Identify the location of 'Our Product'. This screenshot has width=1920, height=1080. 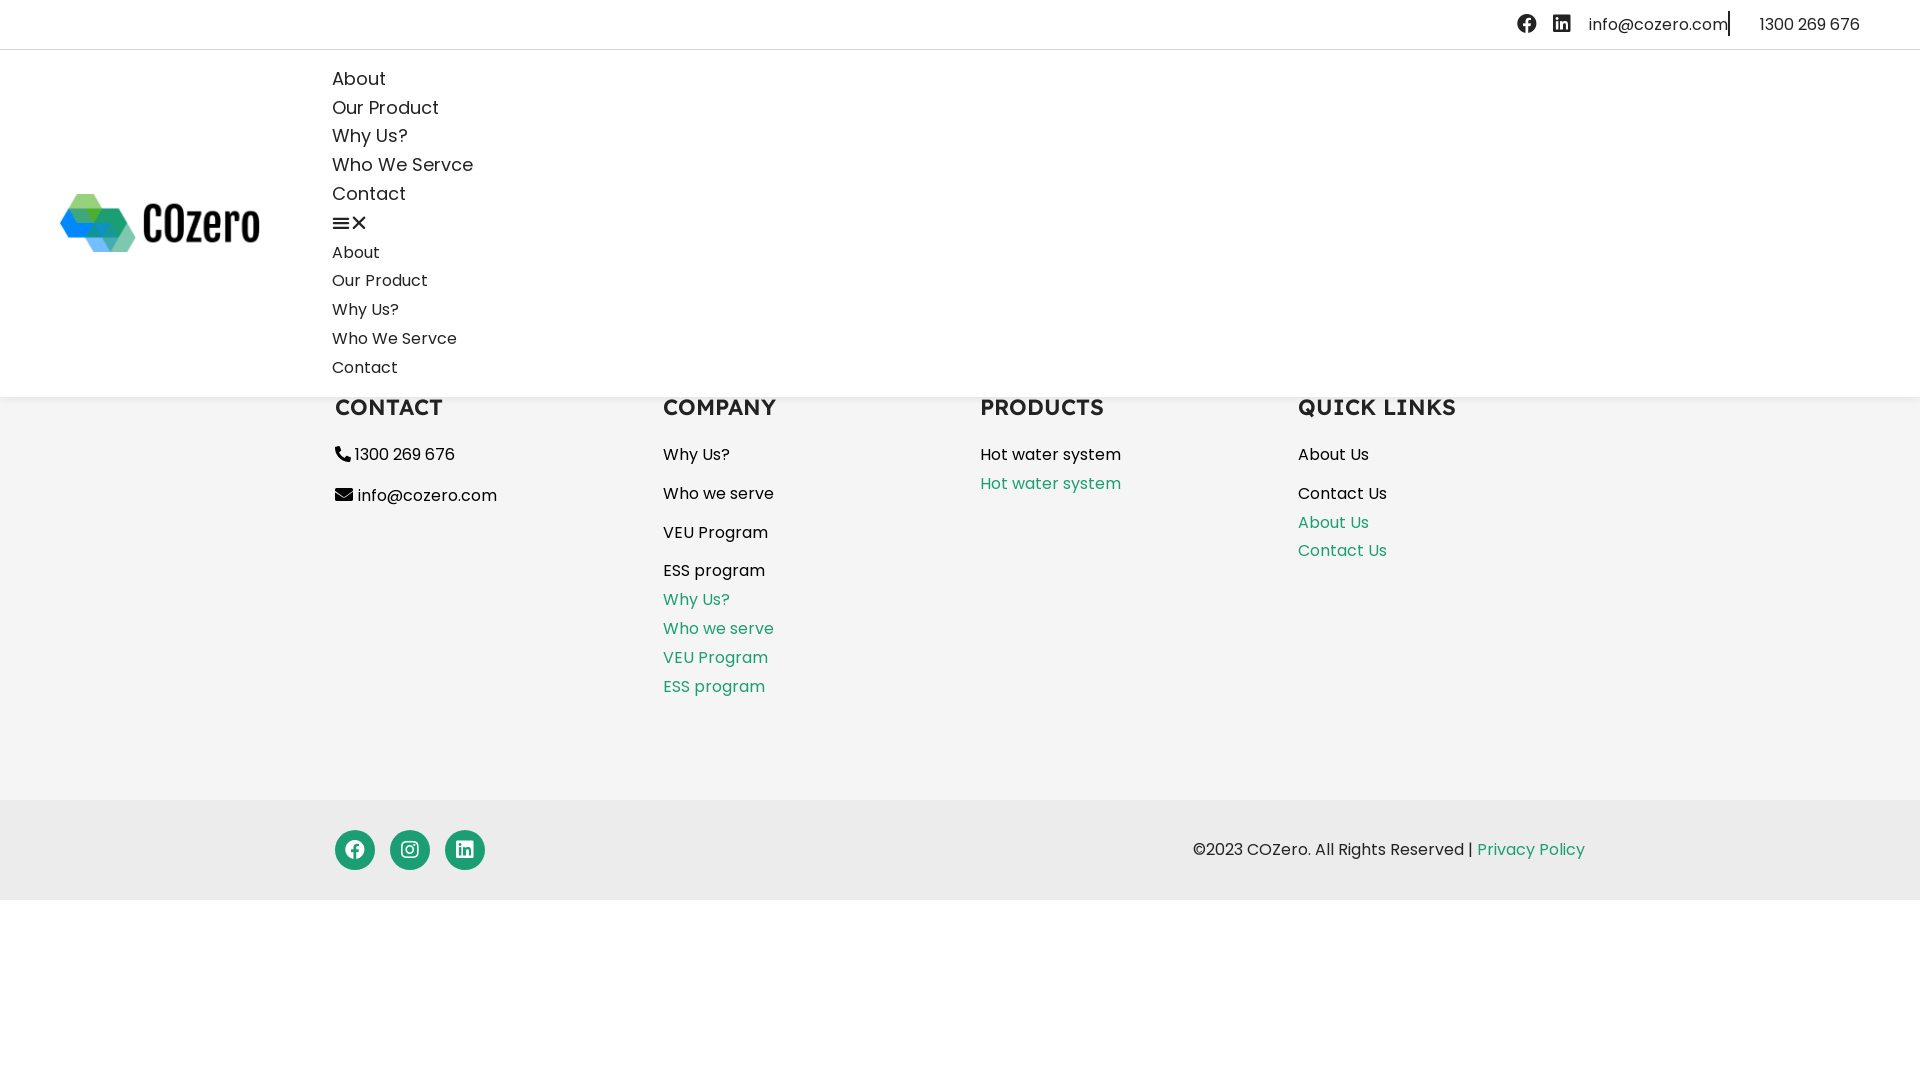
(379, 280).